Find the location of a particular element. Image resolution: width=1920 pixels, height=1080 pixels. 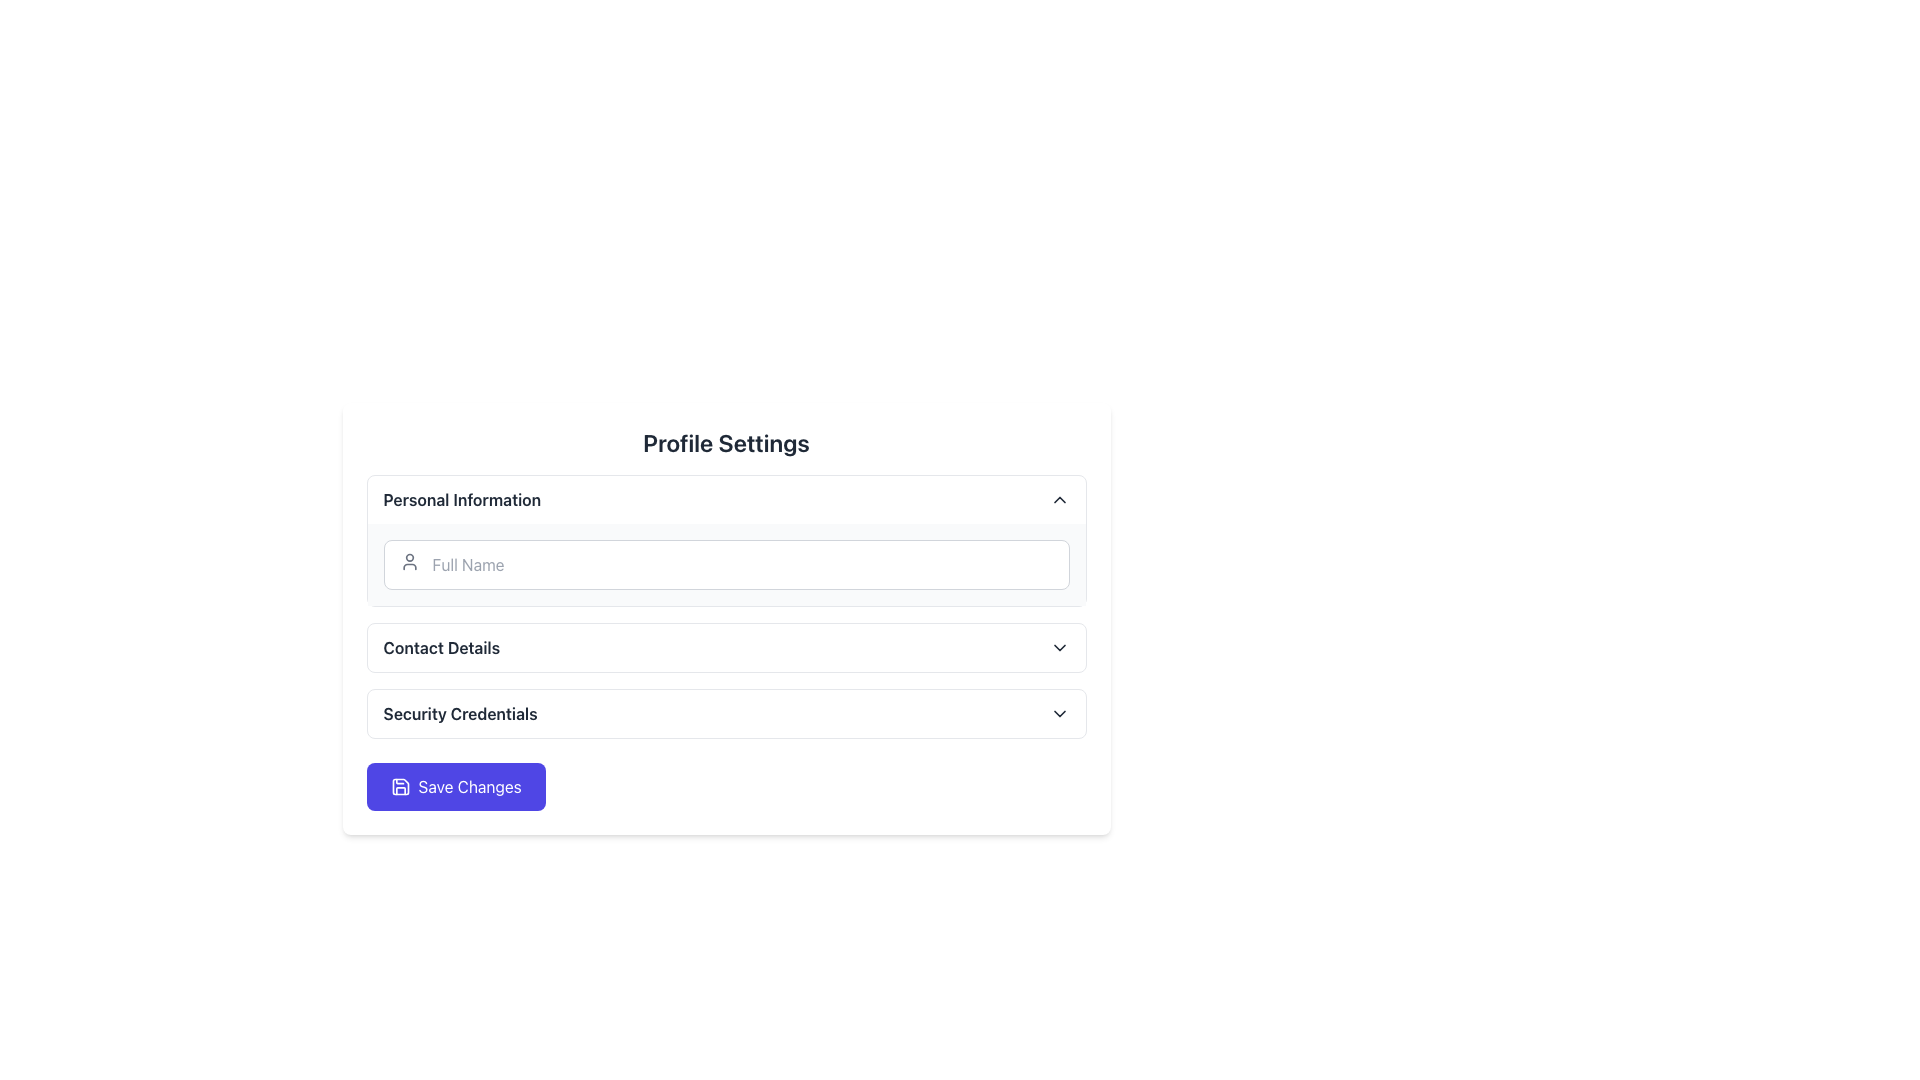

the downward-pointing chevron icon located at the far right of the 'Contact Details' header is located at coordinates (1058, 648).